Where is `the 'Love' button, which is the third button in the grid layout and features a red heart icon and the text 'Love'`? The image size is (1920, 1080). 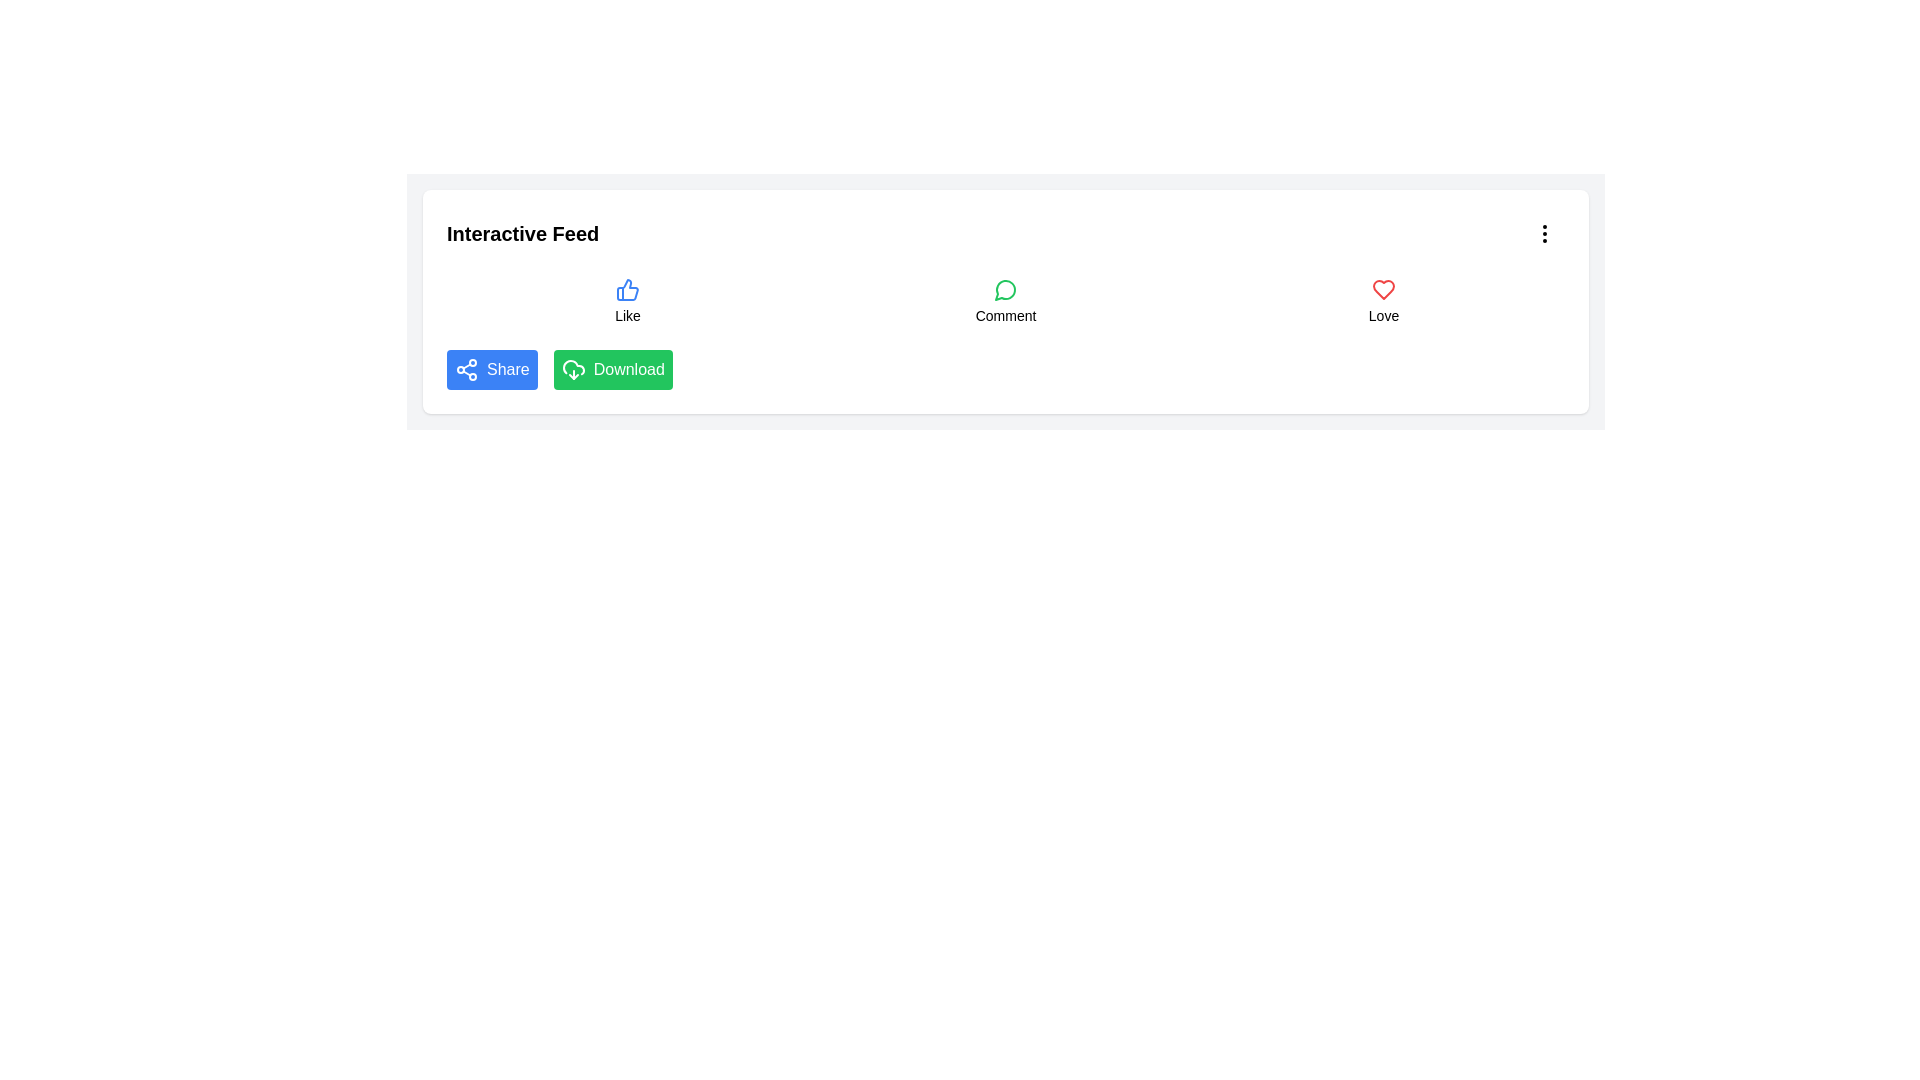
the 'Love' button, which is the third button in the grid layout and features a red heart icon and the text 'Love' is located at coordinates (1382, 301).